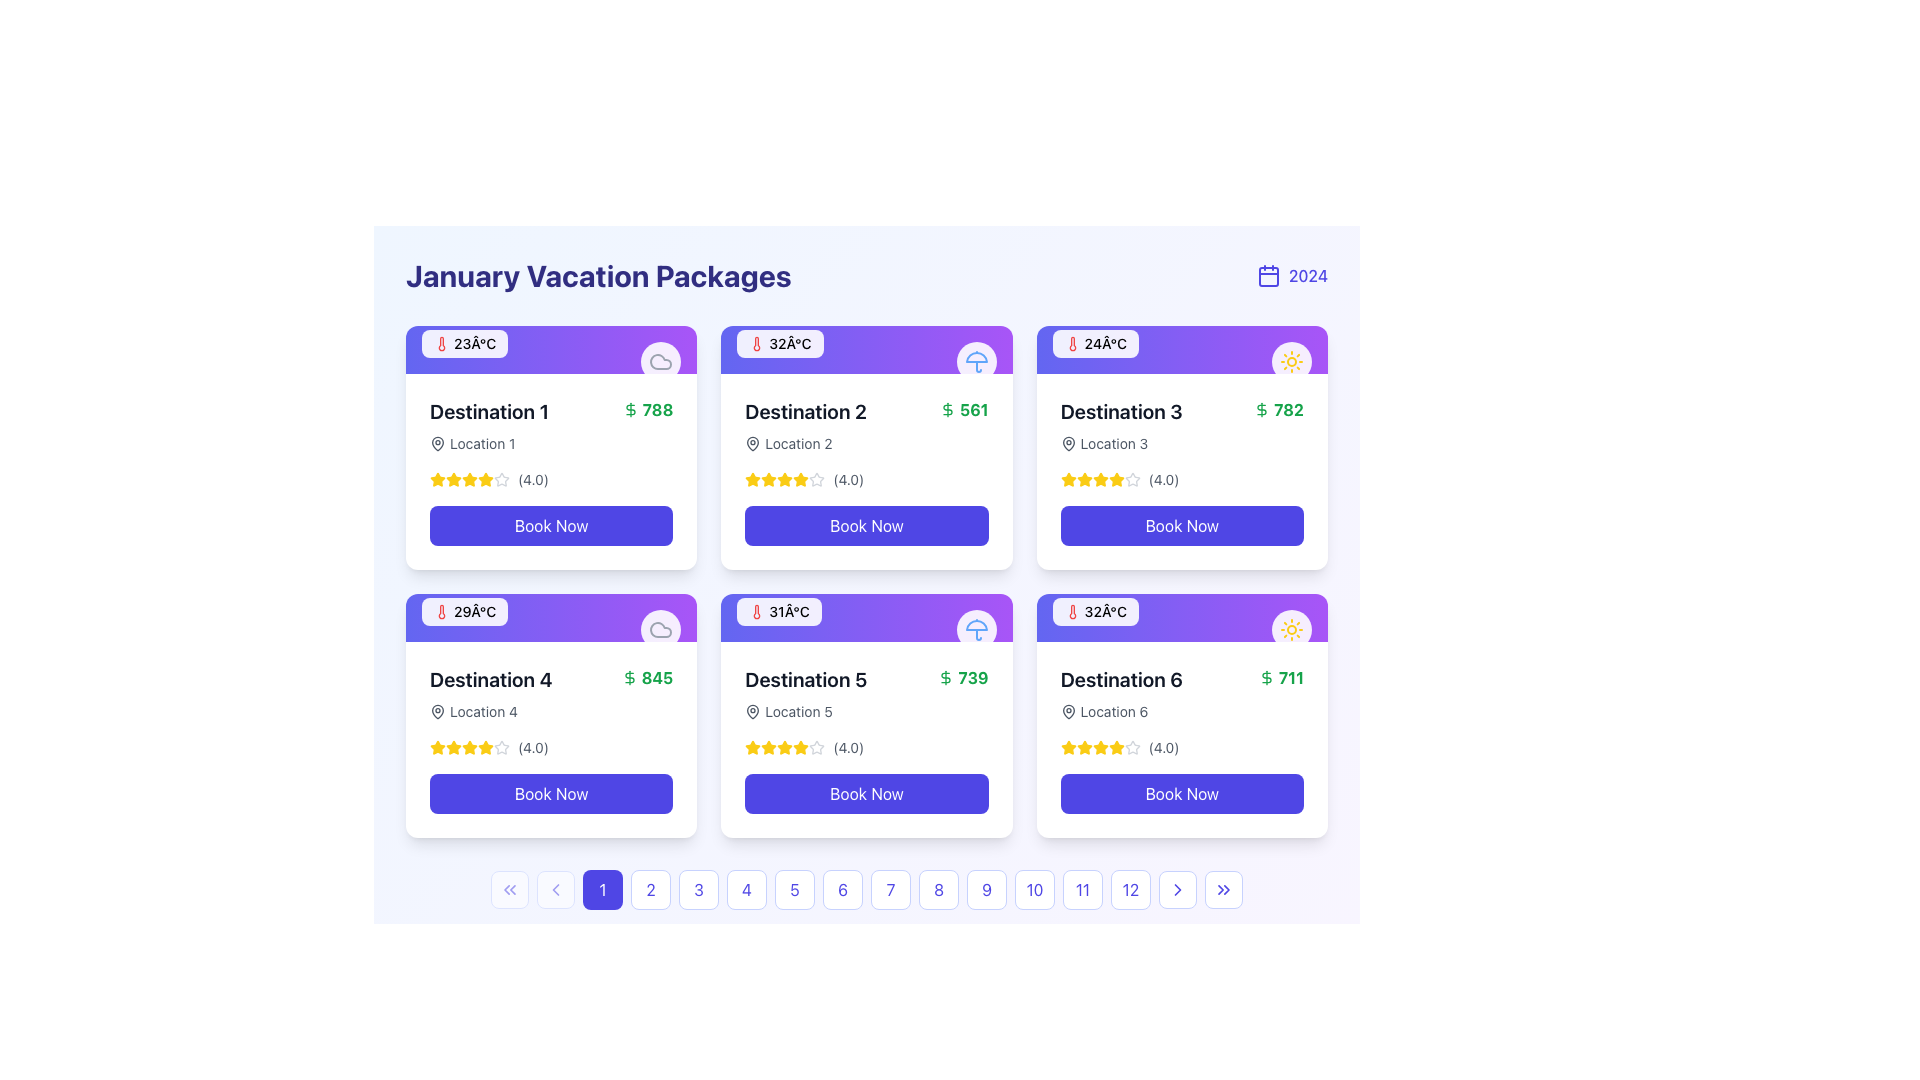 This screenshot has height=1080, width=1920. What do you see at coordinates (551, 793) in the screenshot?
I see `the 'Book Now' button with rounded corners and a vibrant indigo background located at the bottom-center of the 'Destination 4' card` at bounding box center [551, 793].